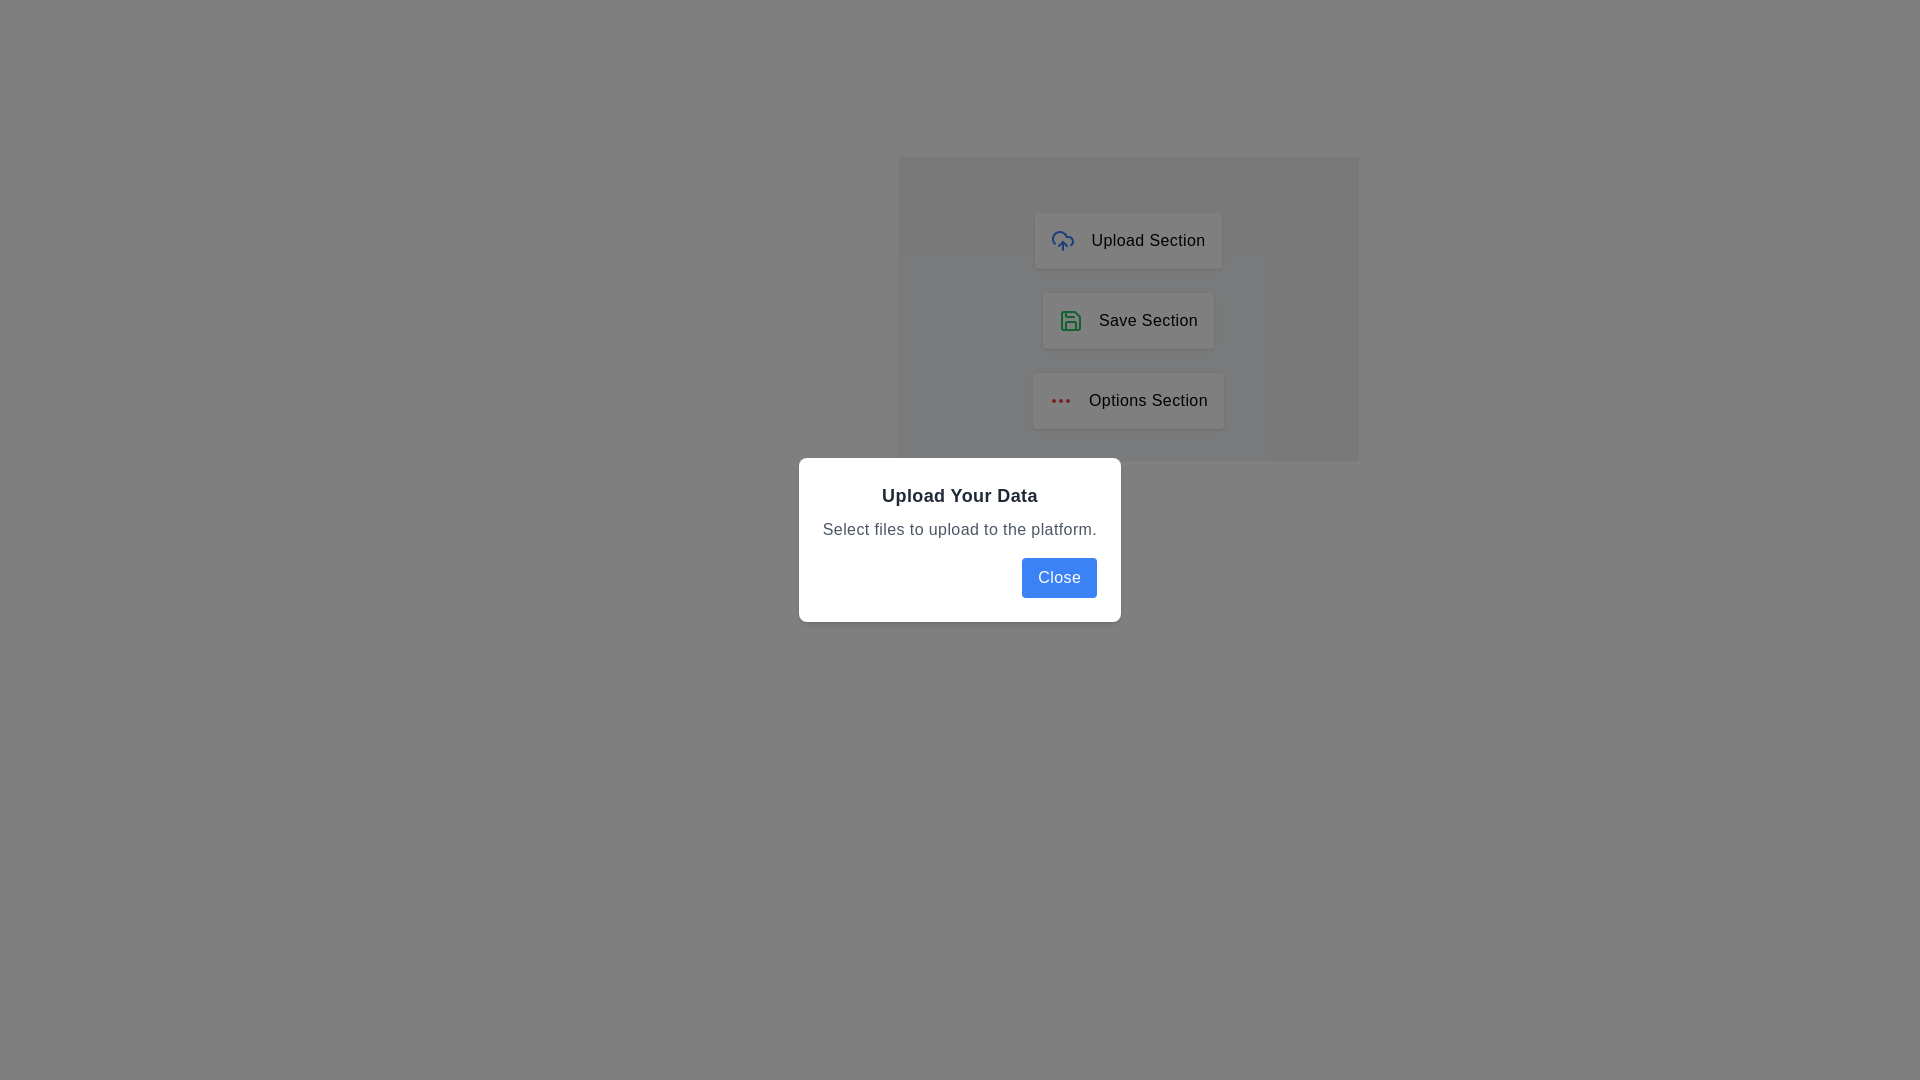  I want to click on save icon located within the 'Save Section', which visually represents the saving action, so click(1069, 319).